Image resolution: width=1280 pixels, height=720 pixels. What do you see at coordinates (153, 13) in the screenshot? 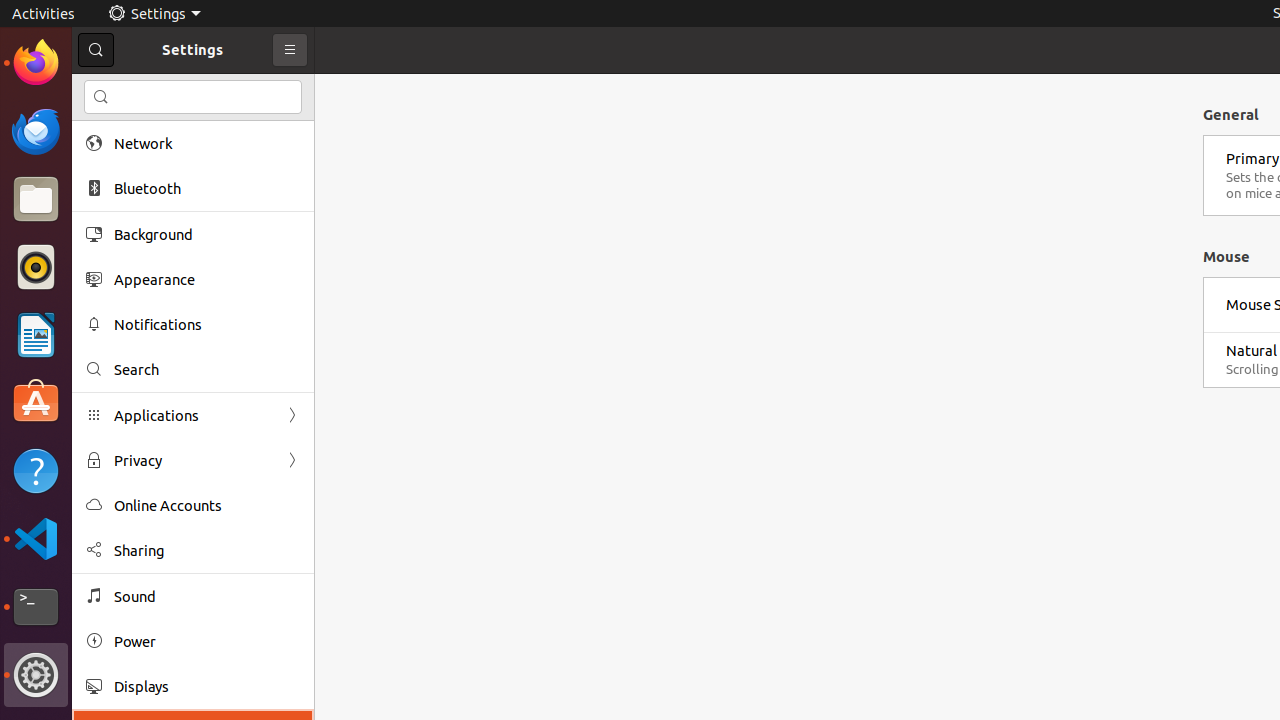
I see `'Settings'` at bounding box center [153, 13].